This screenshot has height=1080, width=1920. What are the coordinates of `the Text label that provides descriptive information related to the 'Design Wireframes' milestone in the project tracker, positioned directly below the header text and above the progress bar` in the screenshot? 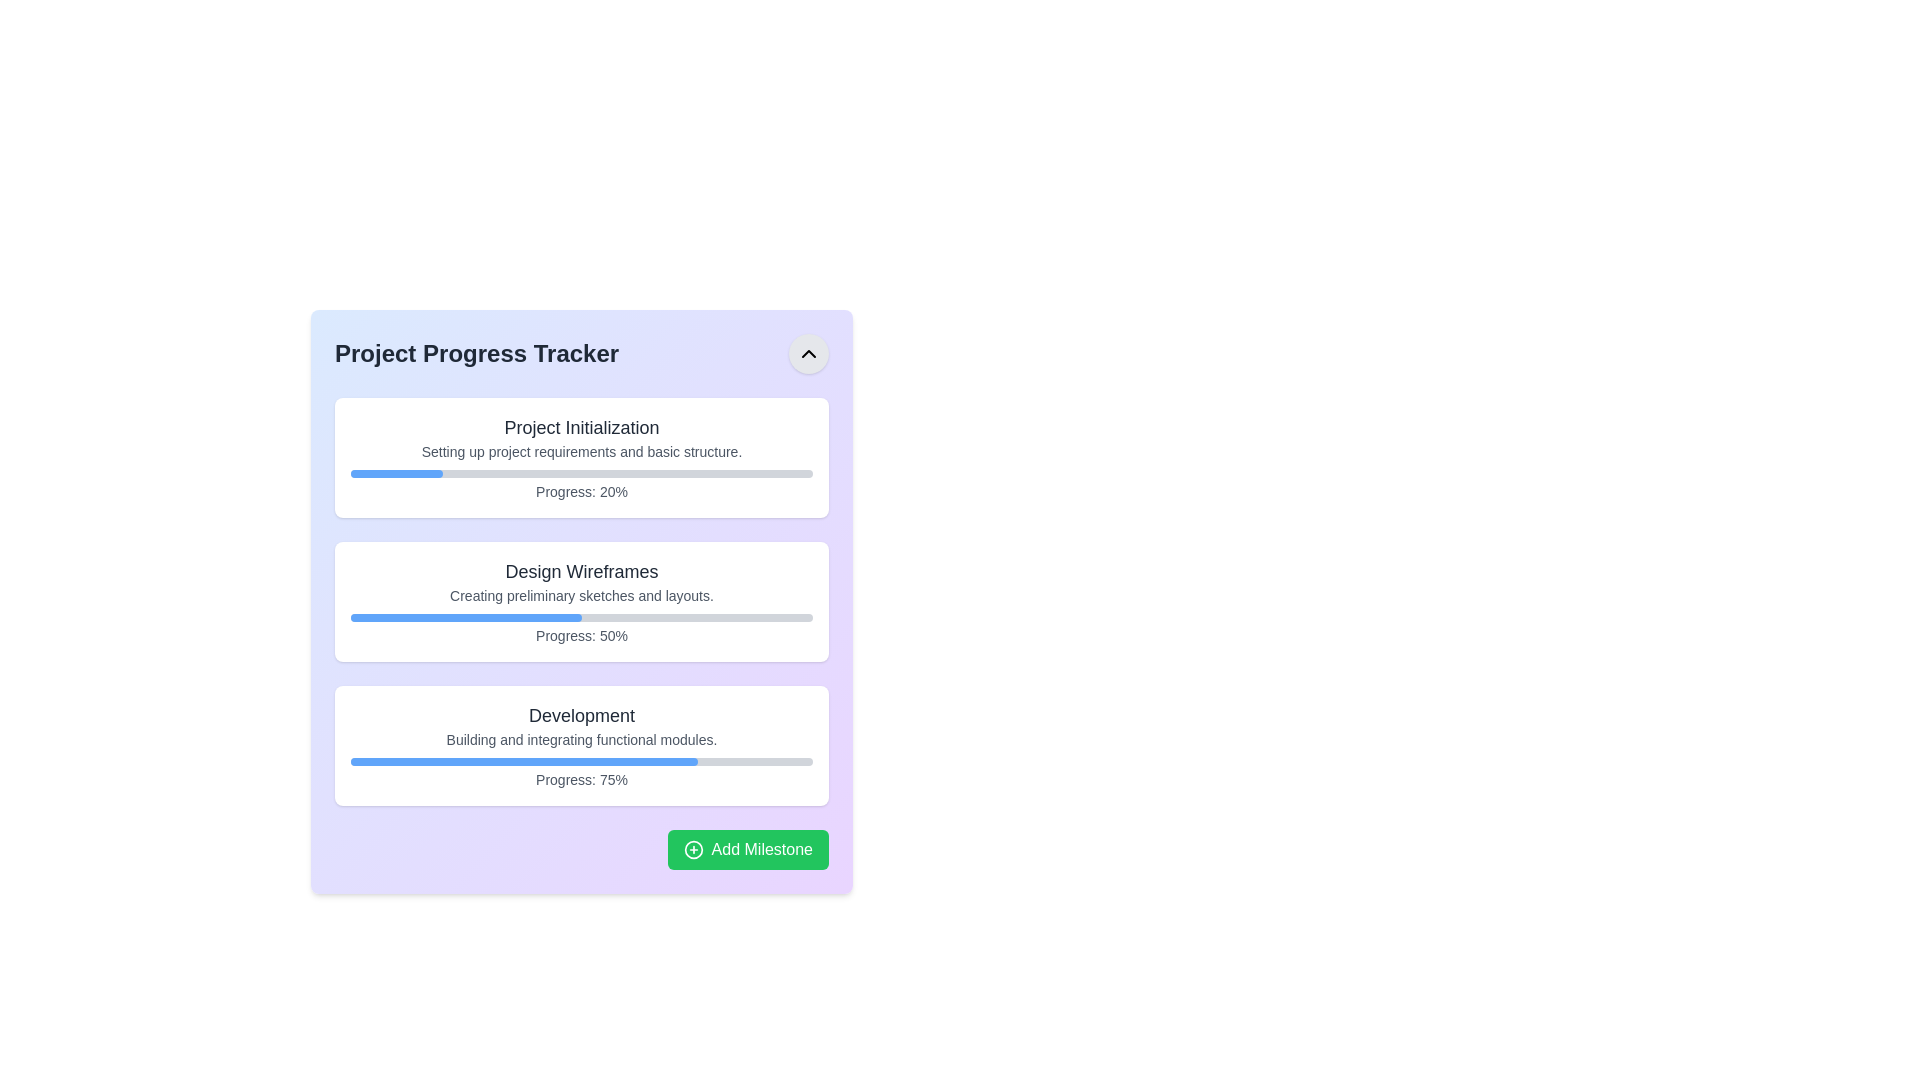 It's located at (580, 595).